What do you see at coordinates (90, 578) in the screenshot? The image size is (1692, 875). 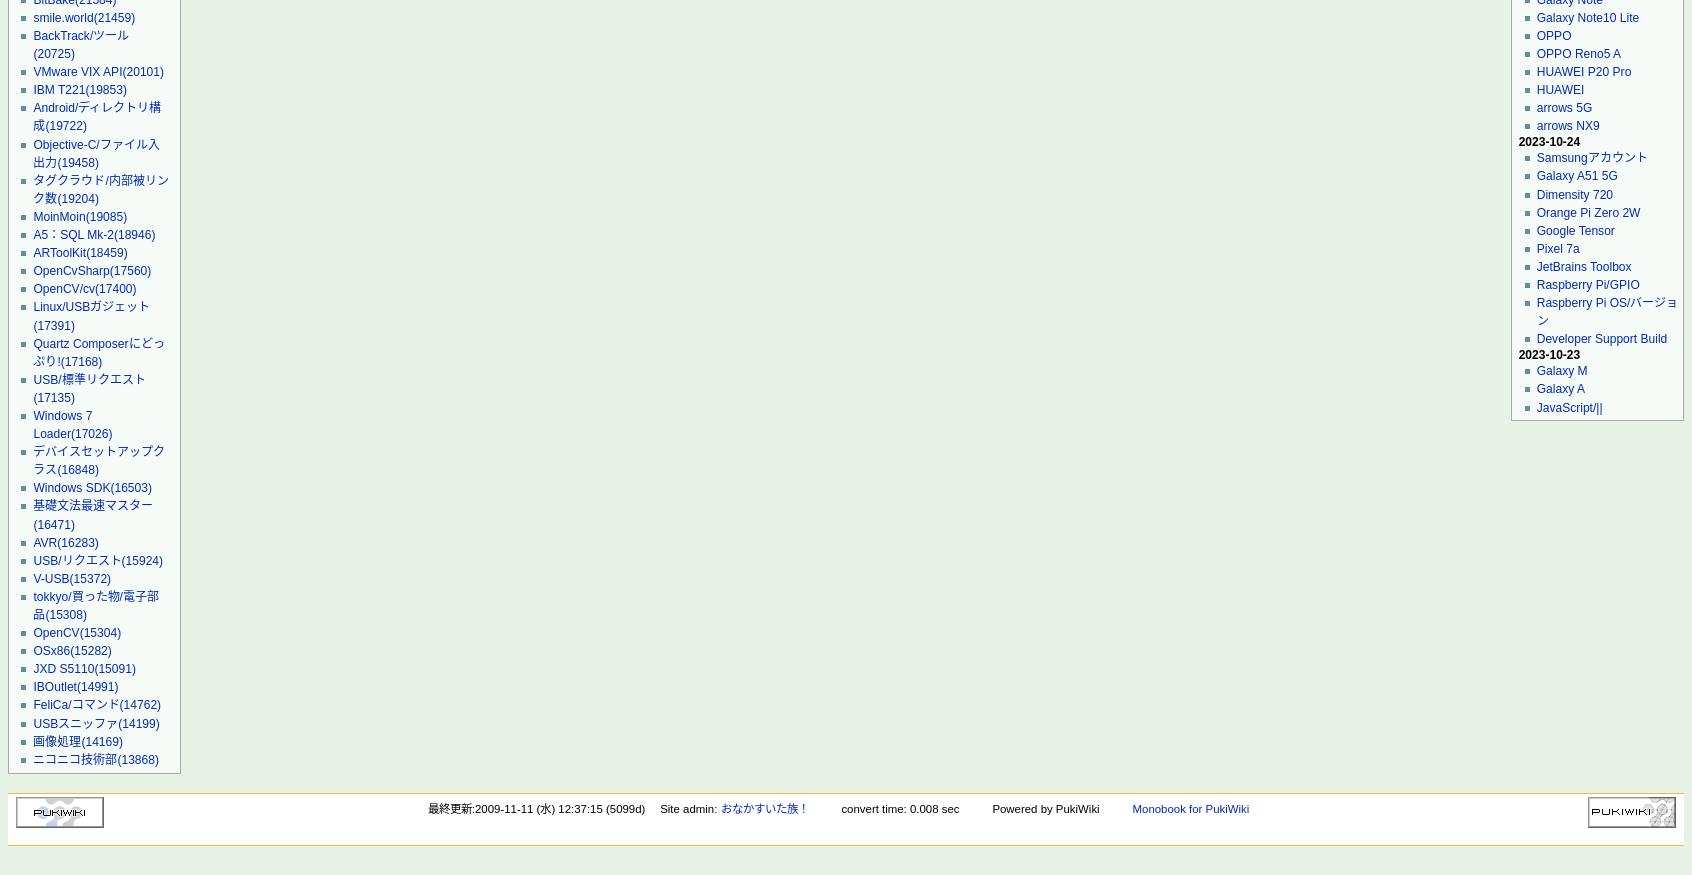 I see `'(15372)'` at bounding box center [90, 578].